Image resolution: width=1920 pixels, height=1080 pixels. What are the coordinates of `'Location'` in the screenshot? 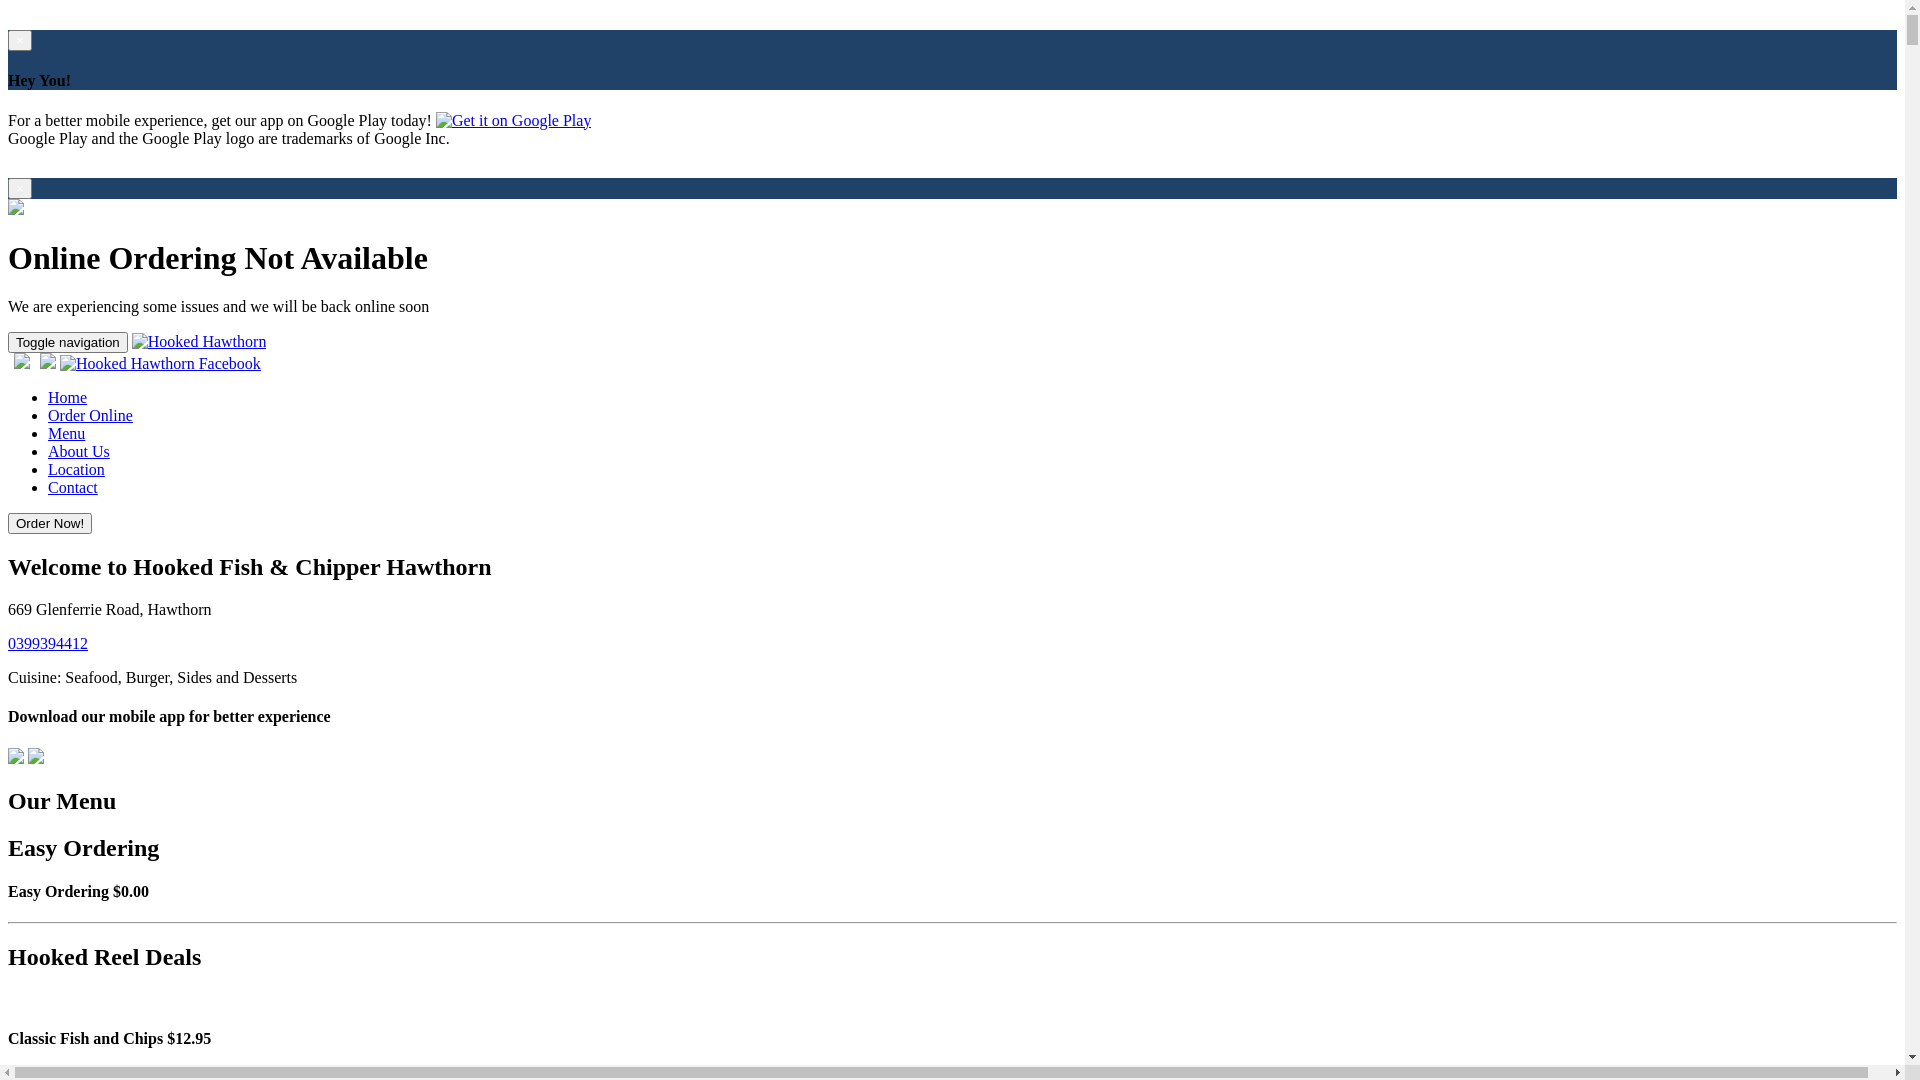 It's located at (48, 469).